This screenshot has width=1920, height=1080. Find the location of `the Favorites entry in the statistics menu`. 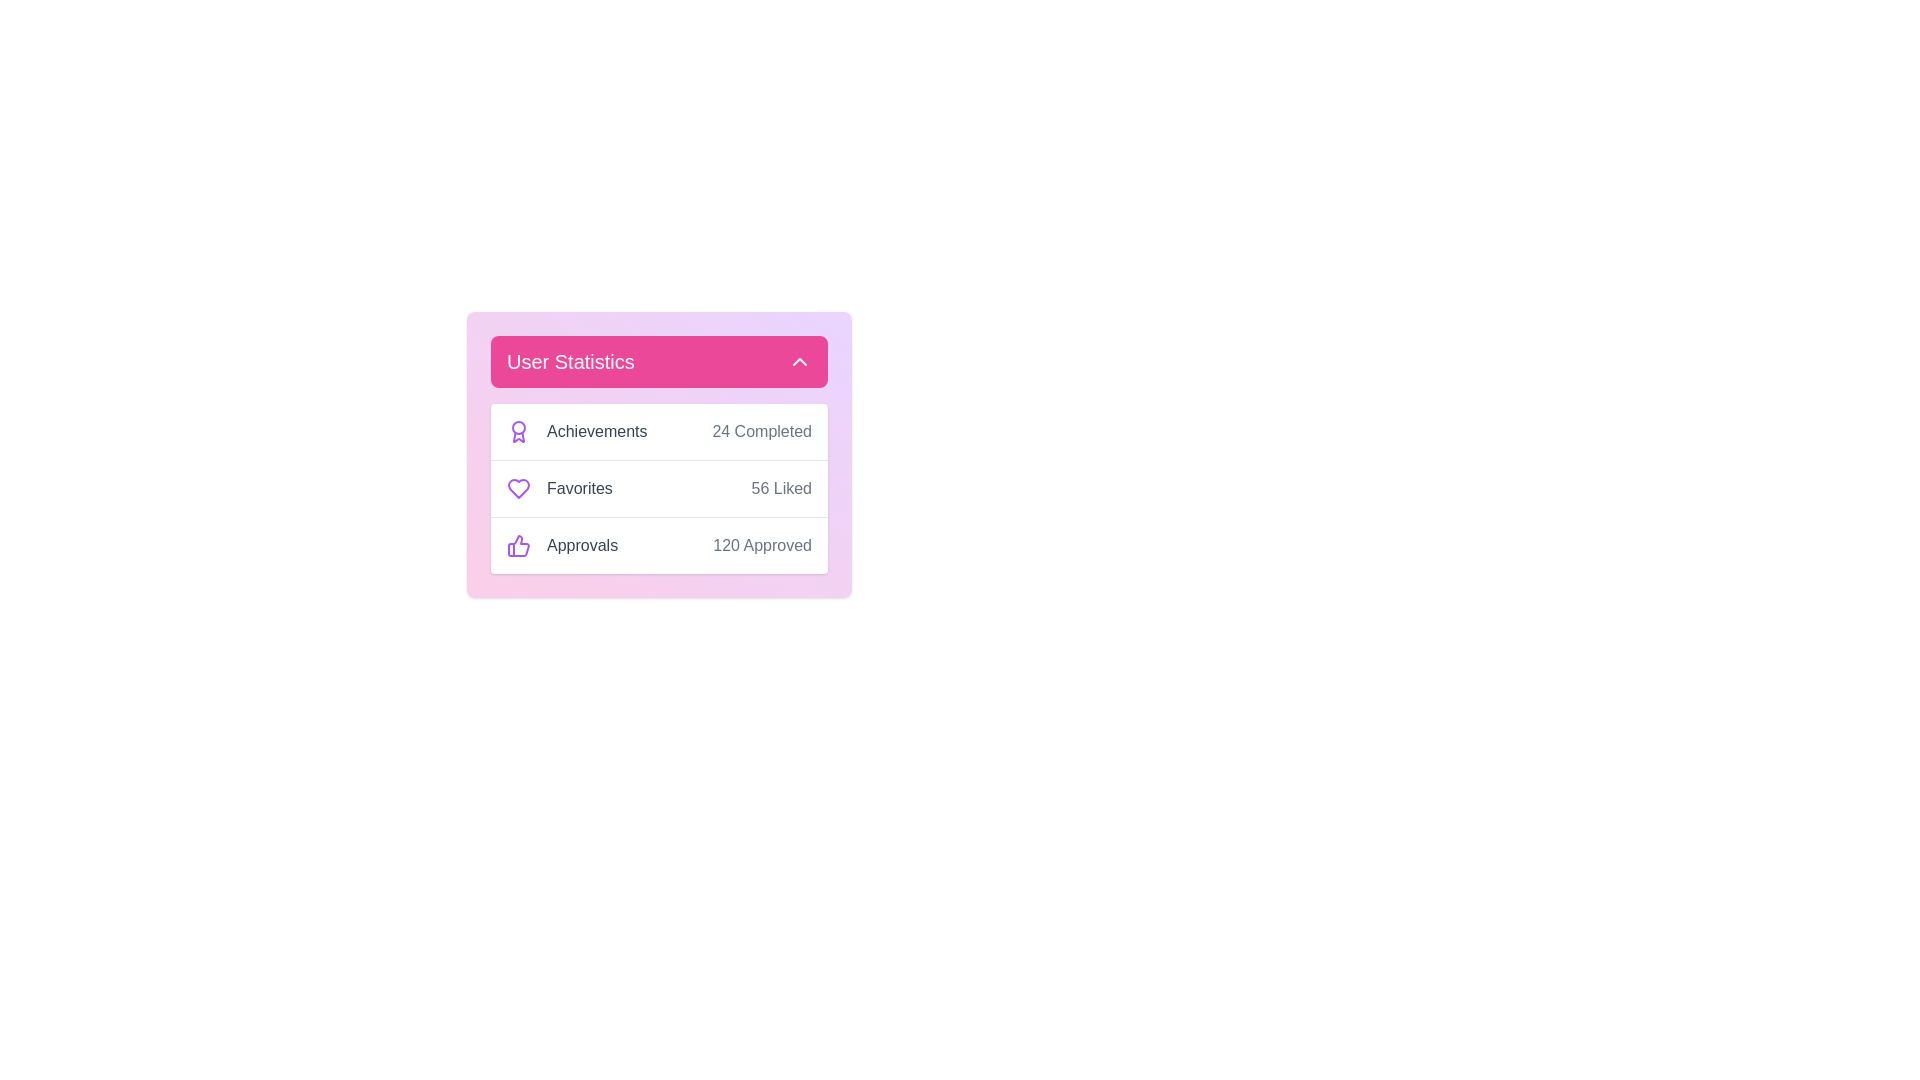

the Favorites entry in the statistics menu is located at coordinates (659, 488).